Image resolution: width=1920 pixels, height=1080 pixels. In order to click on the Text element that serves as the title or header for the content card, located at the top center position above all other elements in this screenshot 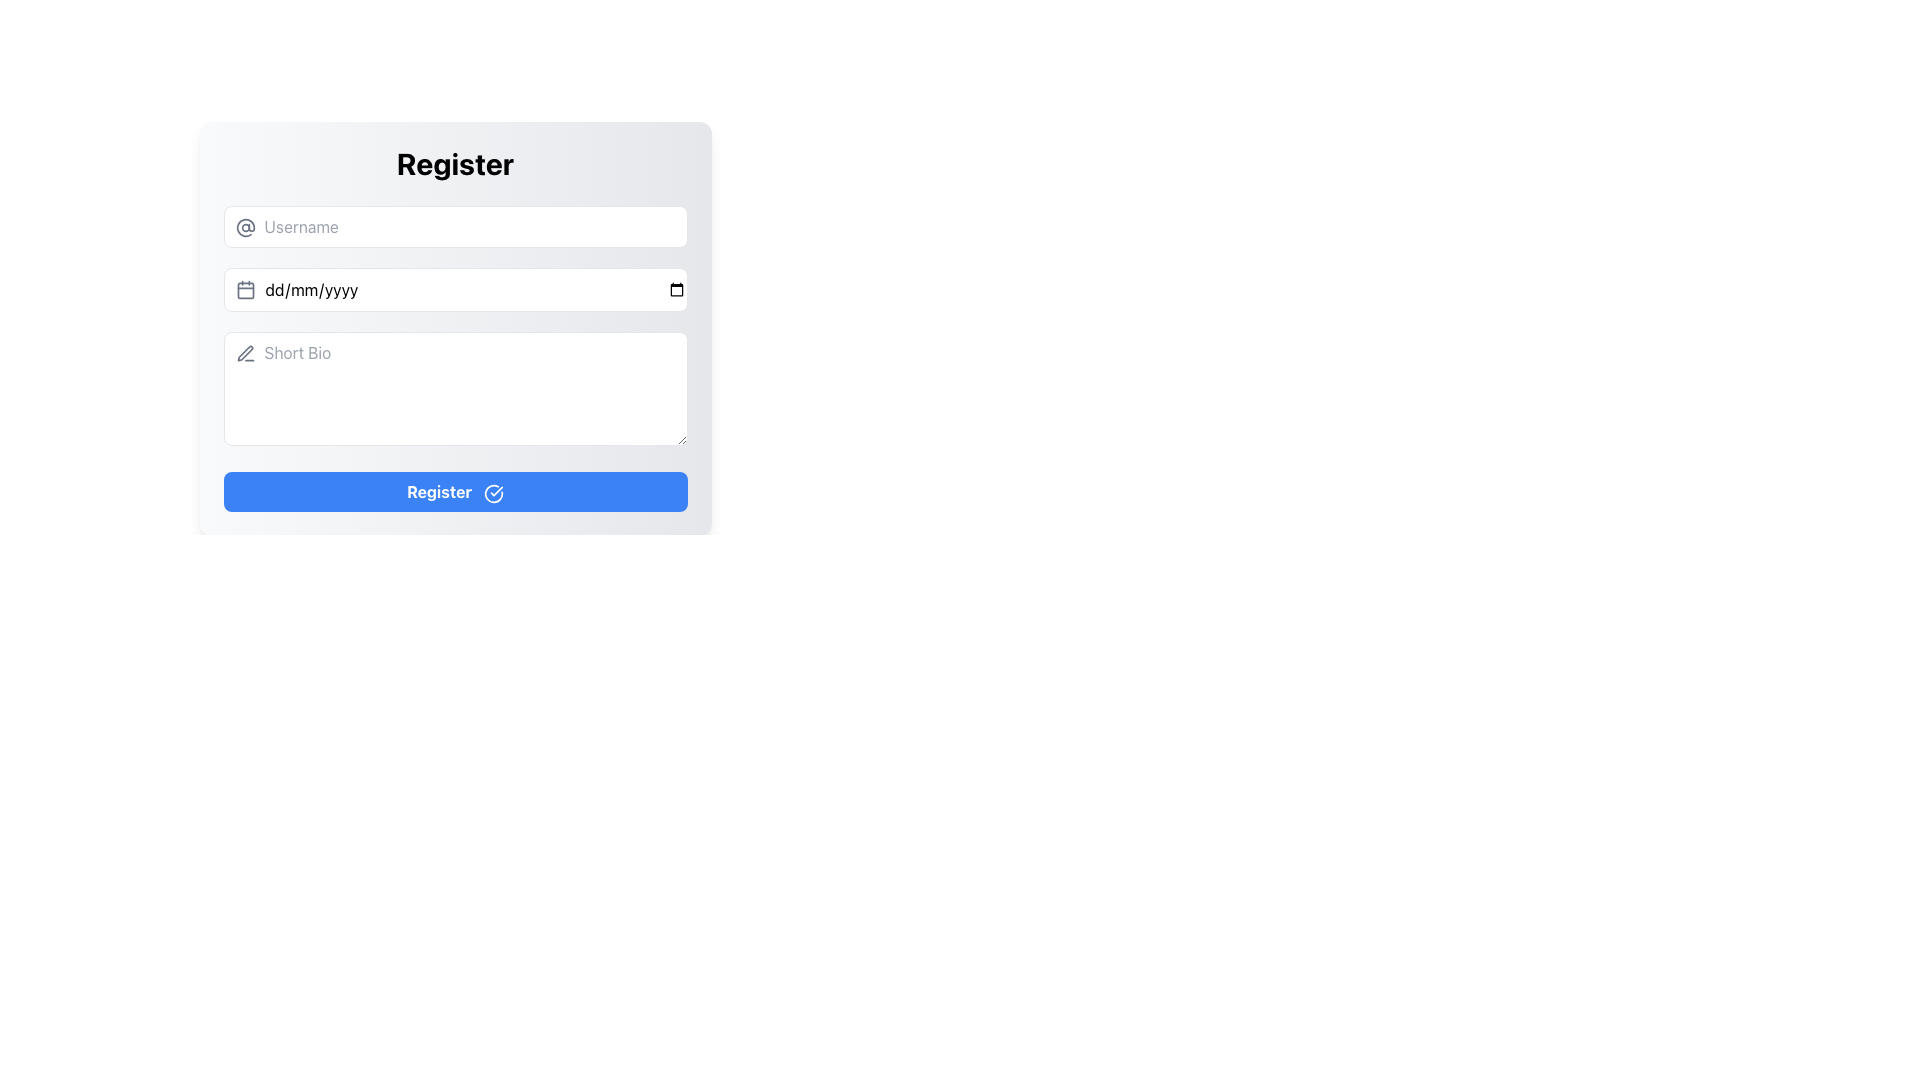, I will do `click(454, 163)`.